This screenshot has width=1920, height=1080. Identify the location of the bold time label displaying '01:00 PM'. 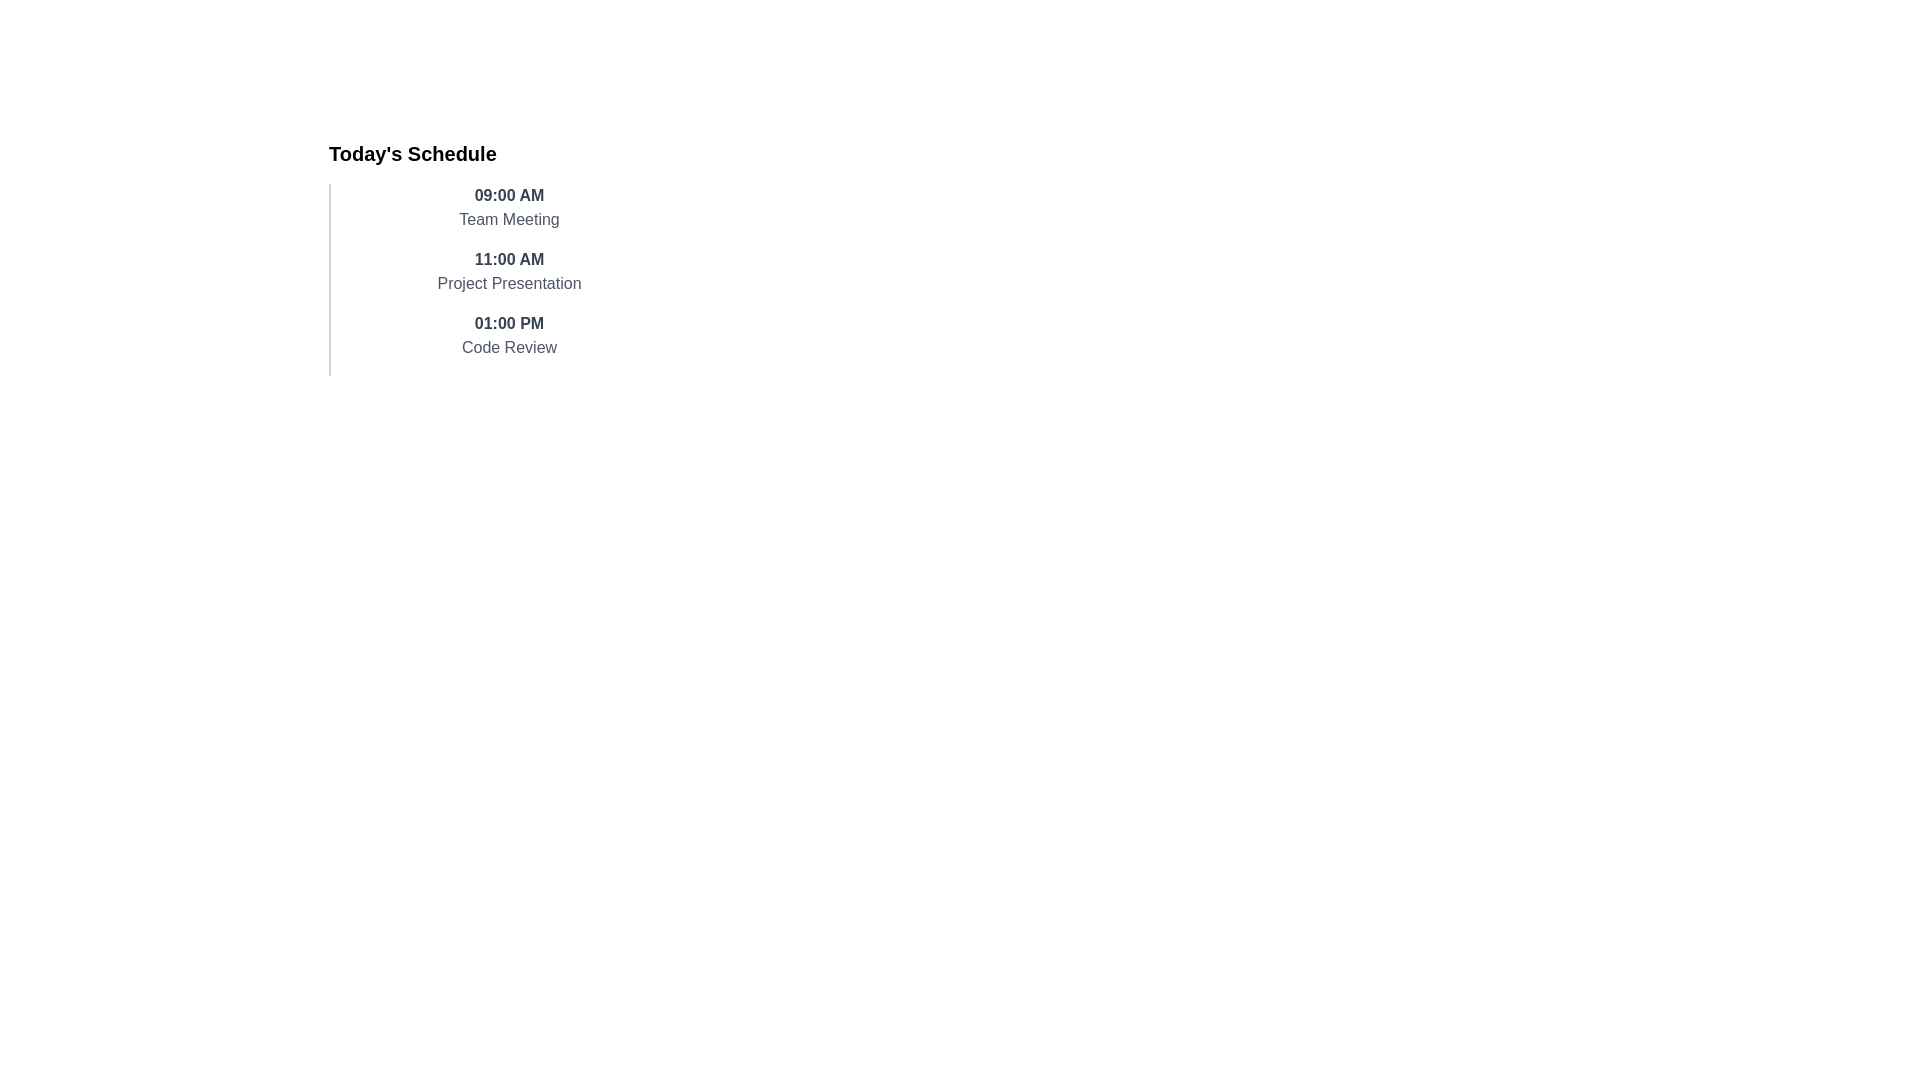
(509, 323).